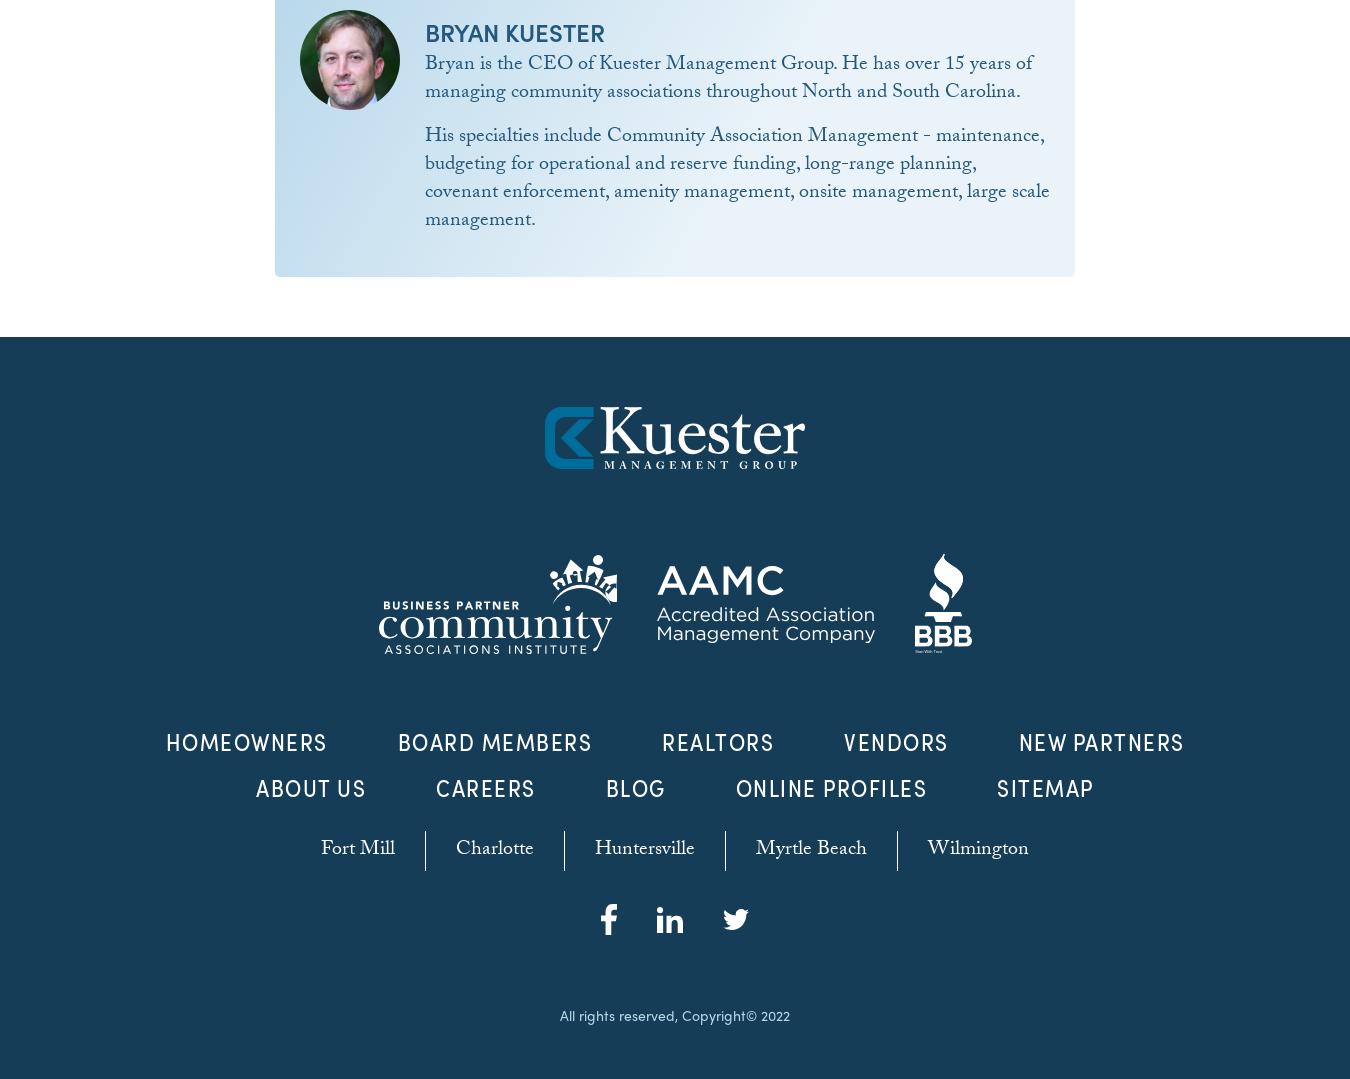 The width and height of the screenshot is (1350, 1079). Describe the element at coordinates (811, 851) in the screenshot. I see `'Myrtle Beach'` at that location.